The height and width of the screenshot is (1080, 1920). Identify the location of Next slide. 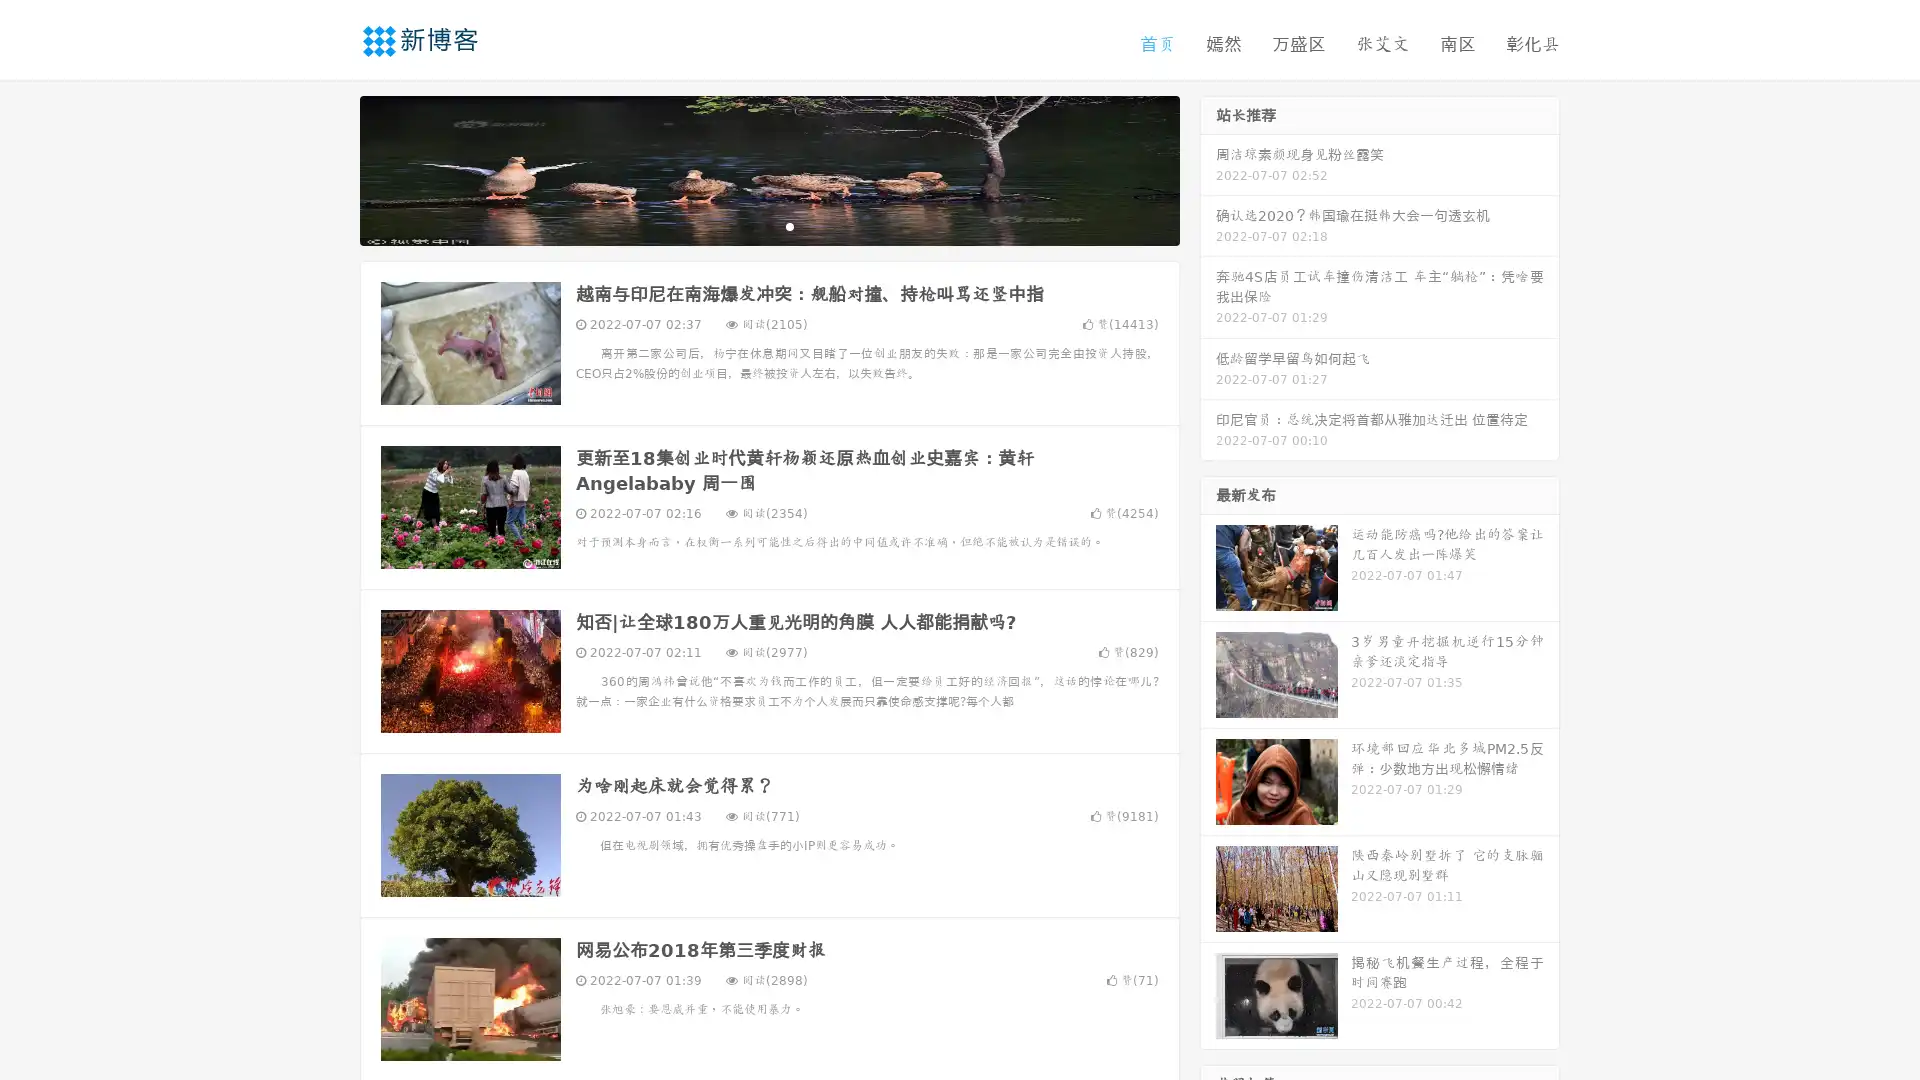
(1208, 168).